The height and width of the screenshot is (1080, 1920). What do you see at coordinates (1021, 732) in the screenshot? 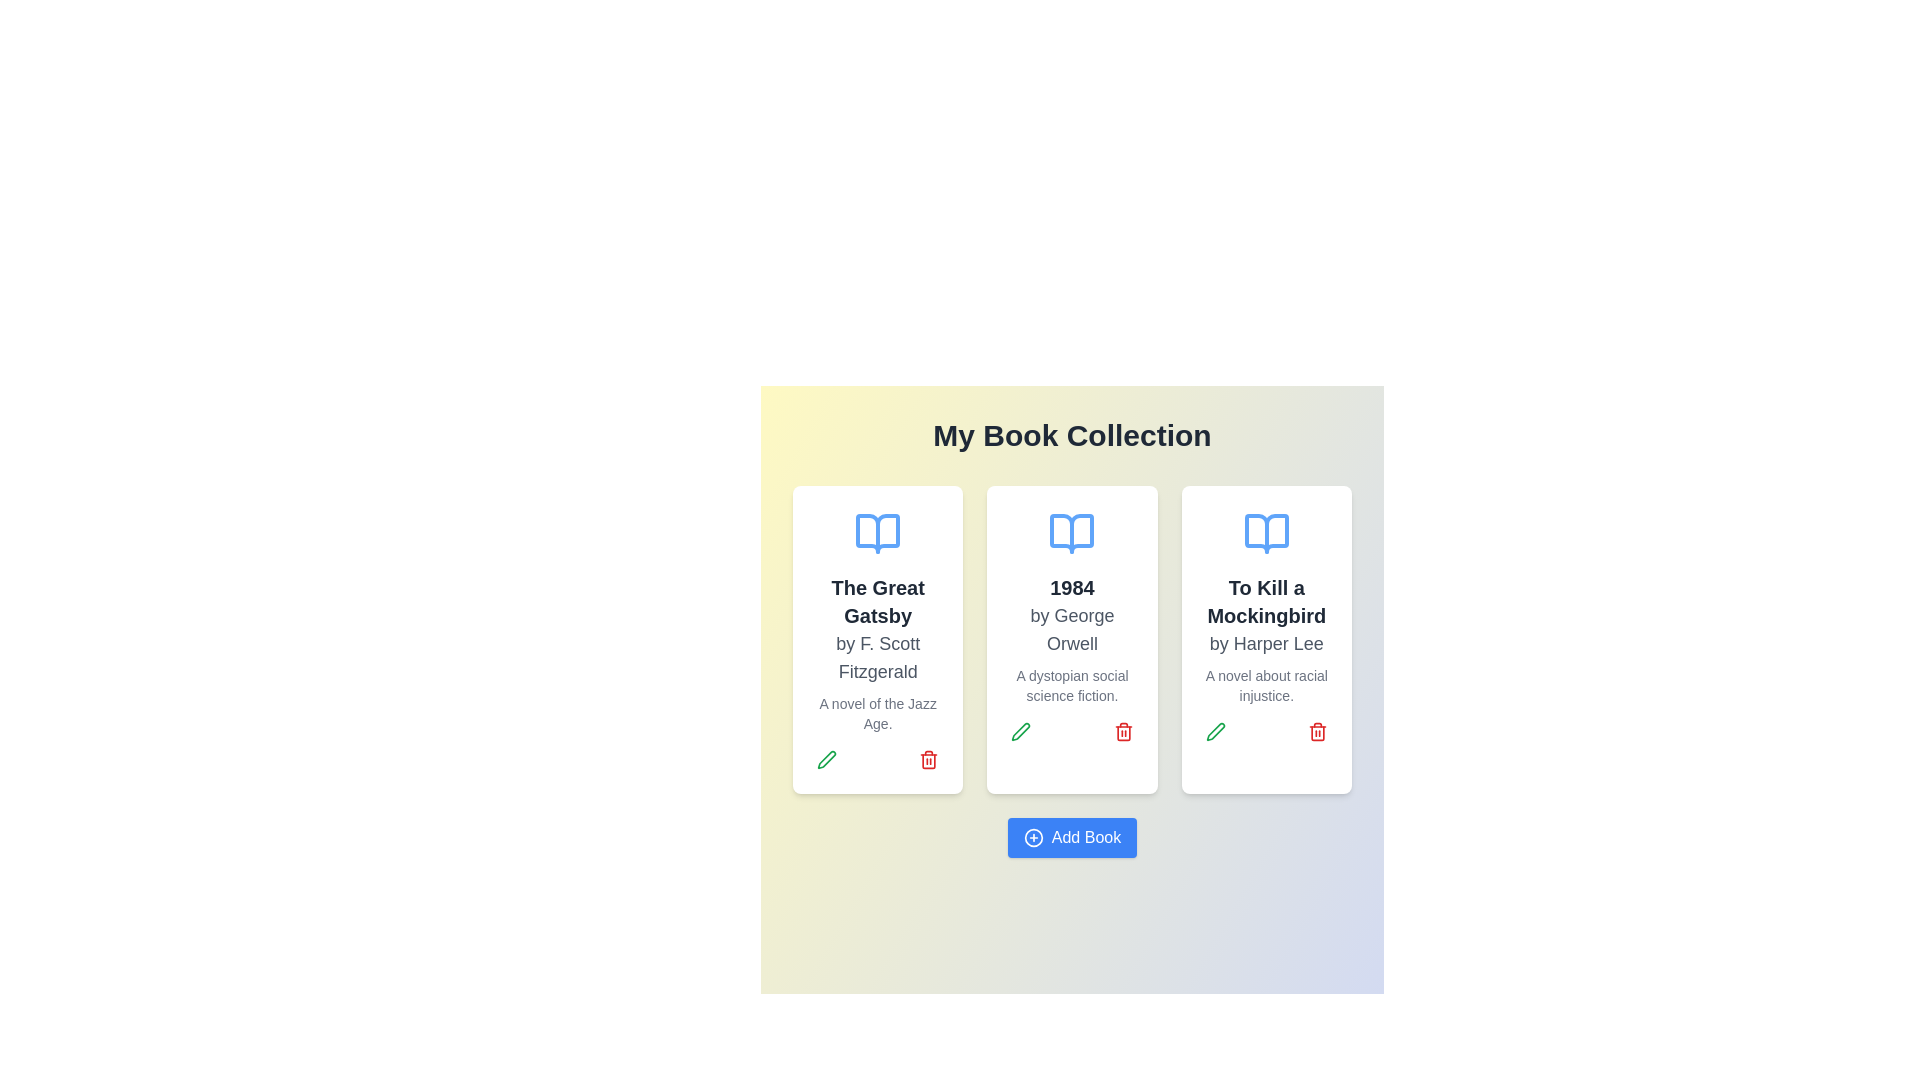
I see `the green pen icon button for editing, located within the card for '1984 by George Orwell'` at bounding box center [1021, 732].